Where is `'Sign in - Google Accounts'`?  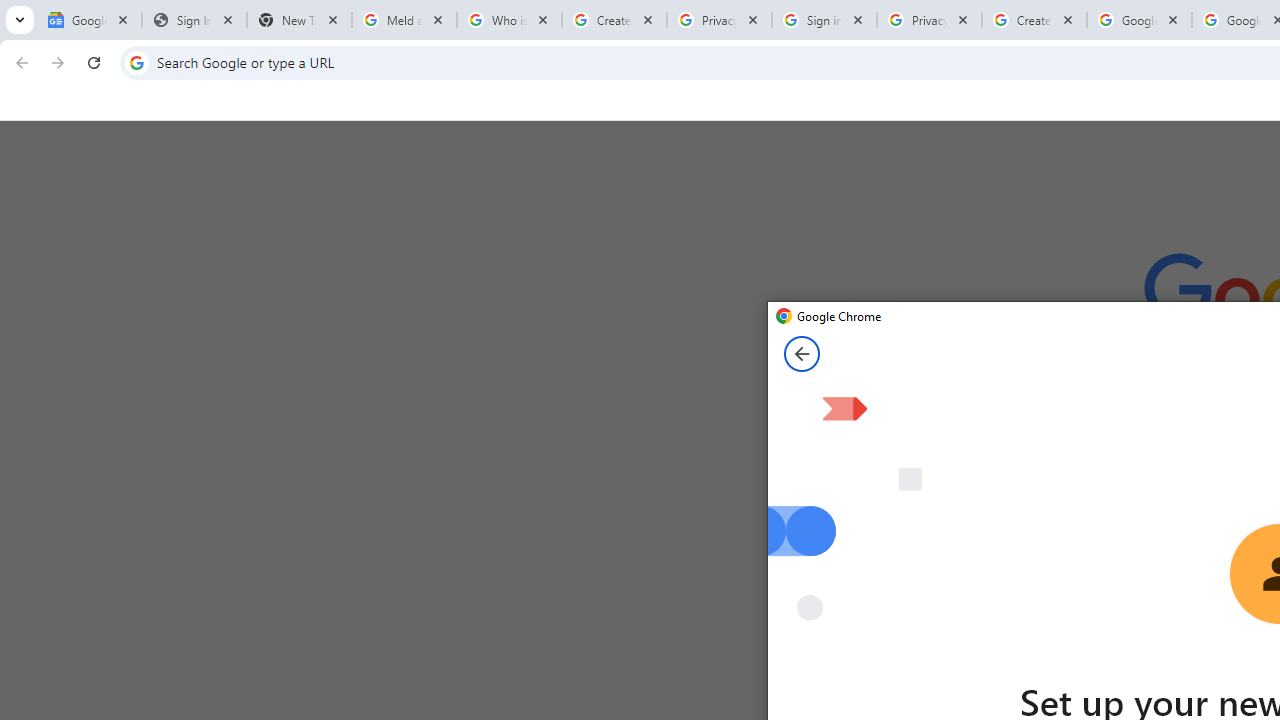 'Sign in - Google Accounts' is located at coordinates (824, 20).